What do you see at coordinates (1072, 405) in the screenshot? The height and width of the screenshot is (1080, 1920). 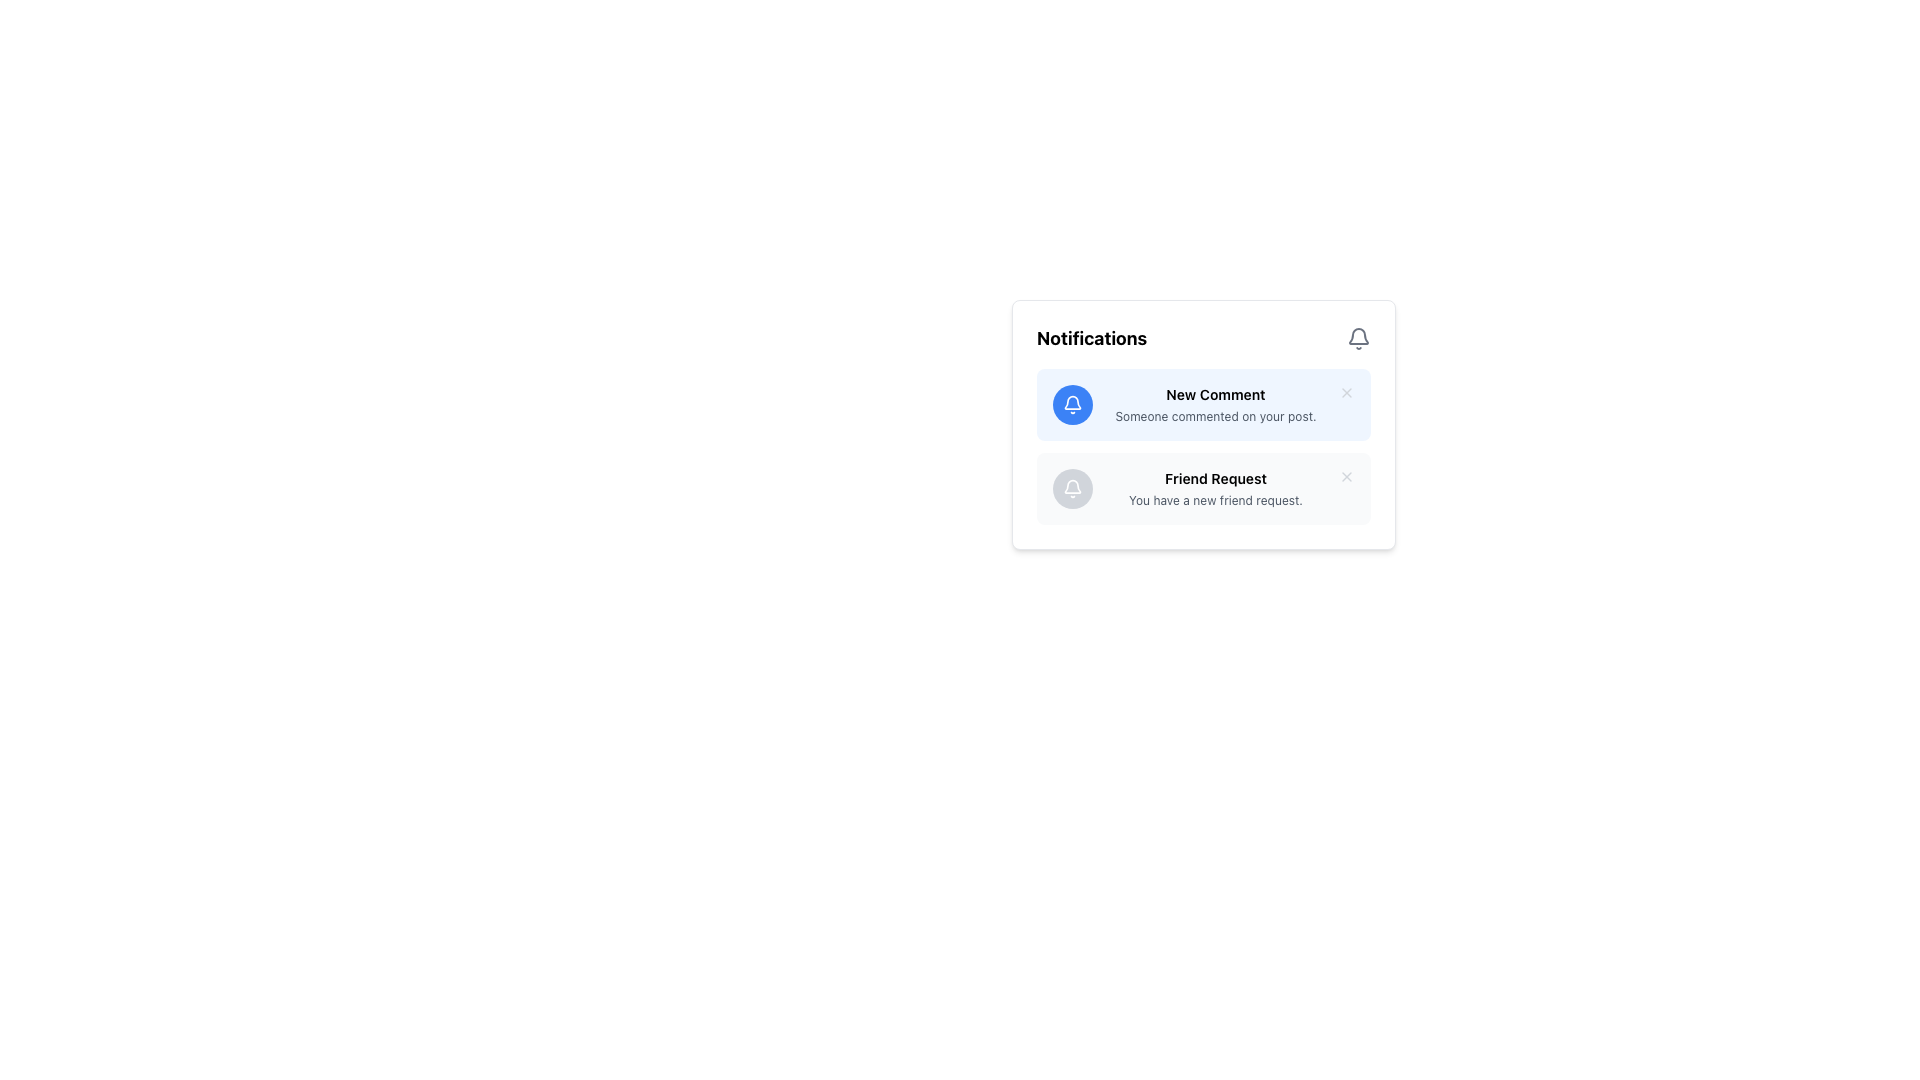 I see `the notification icon located within the top-right corner of the notifications panel, which is represented by a circular blue button` at bounding box center [1072, 405].